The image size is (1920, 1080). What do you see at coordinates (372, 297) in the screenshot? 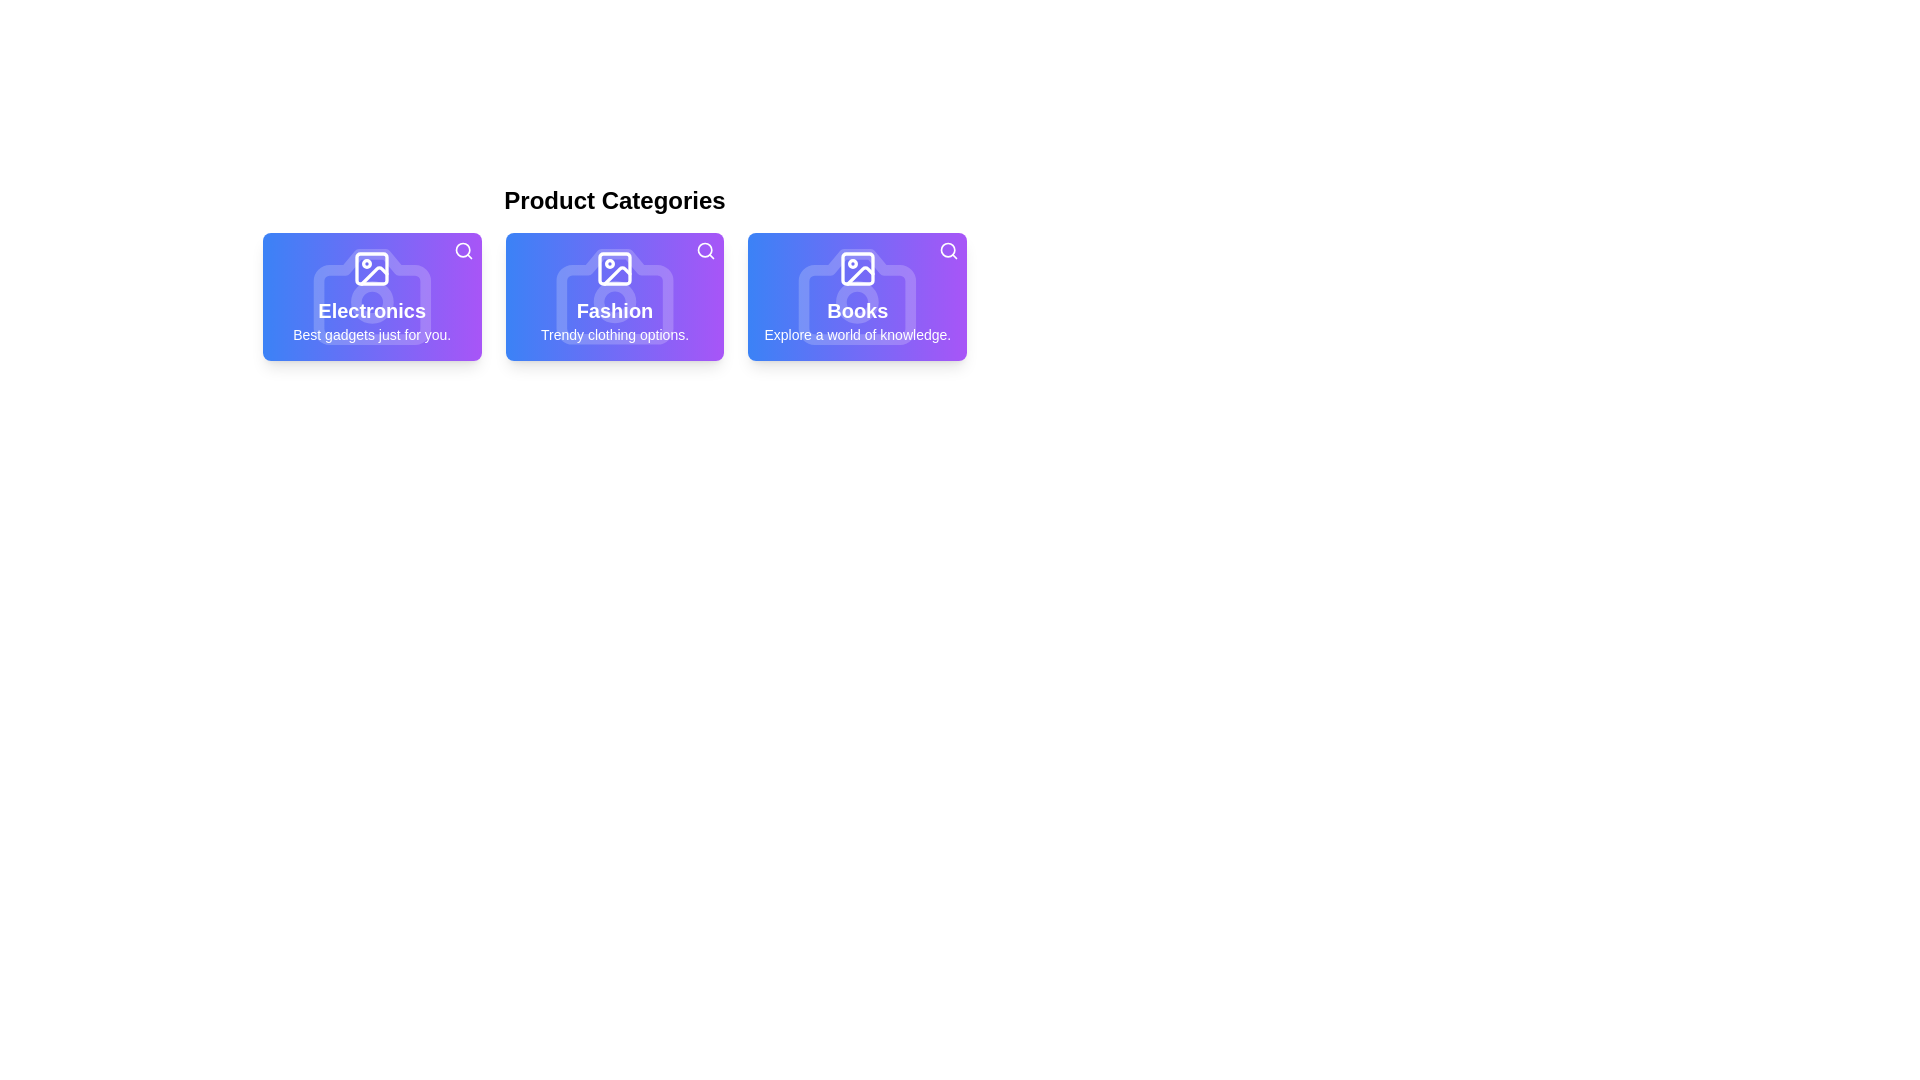
I see `the decorative camera icon located in the upper section of the 'Electronics' category card, which is part of a horizontal series of cards` at bounding box center [372, 297].